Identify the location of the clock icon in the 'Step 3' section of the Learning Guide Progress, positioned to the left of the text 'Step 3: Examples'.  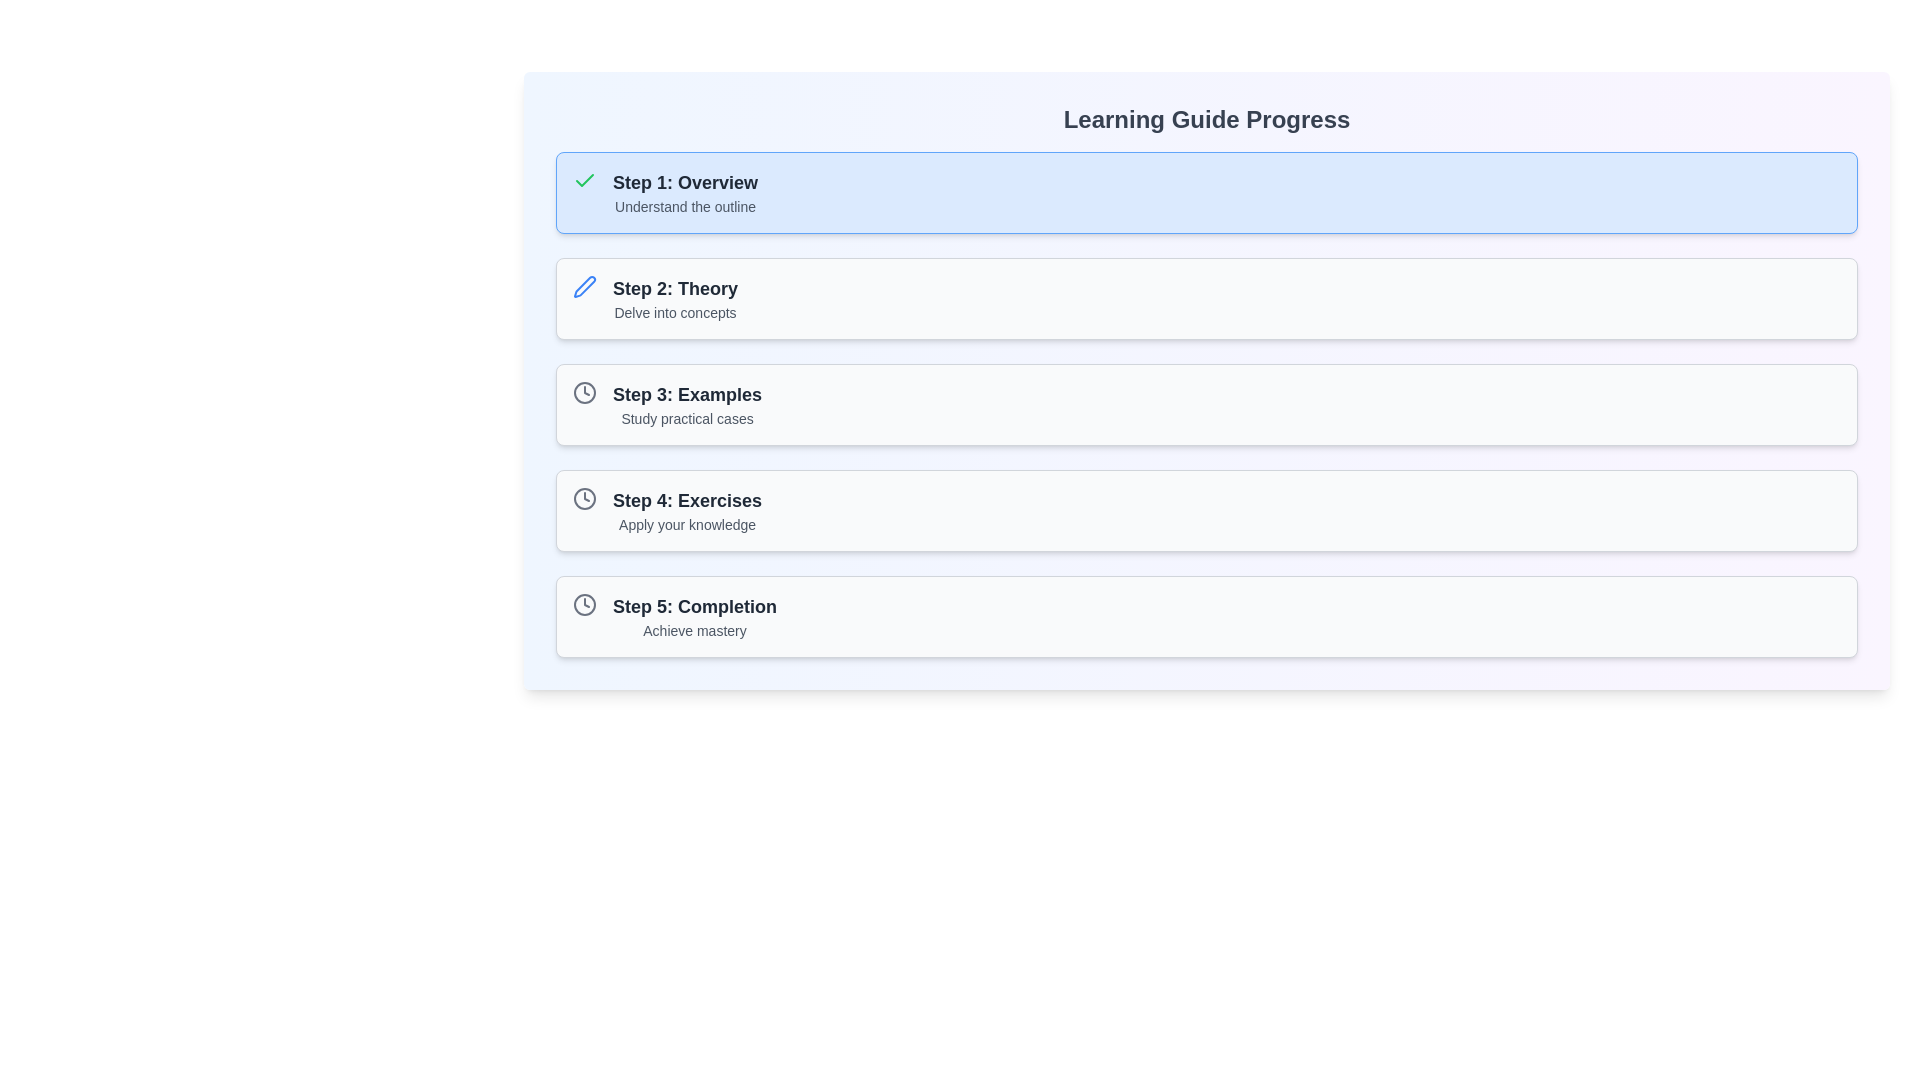
(584, 393).